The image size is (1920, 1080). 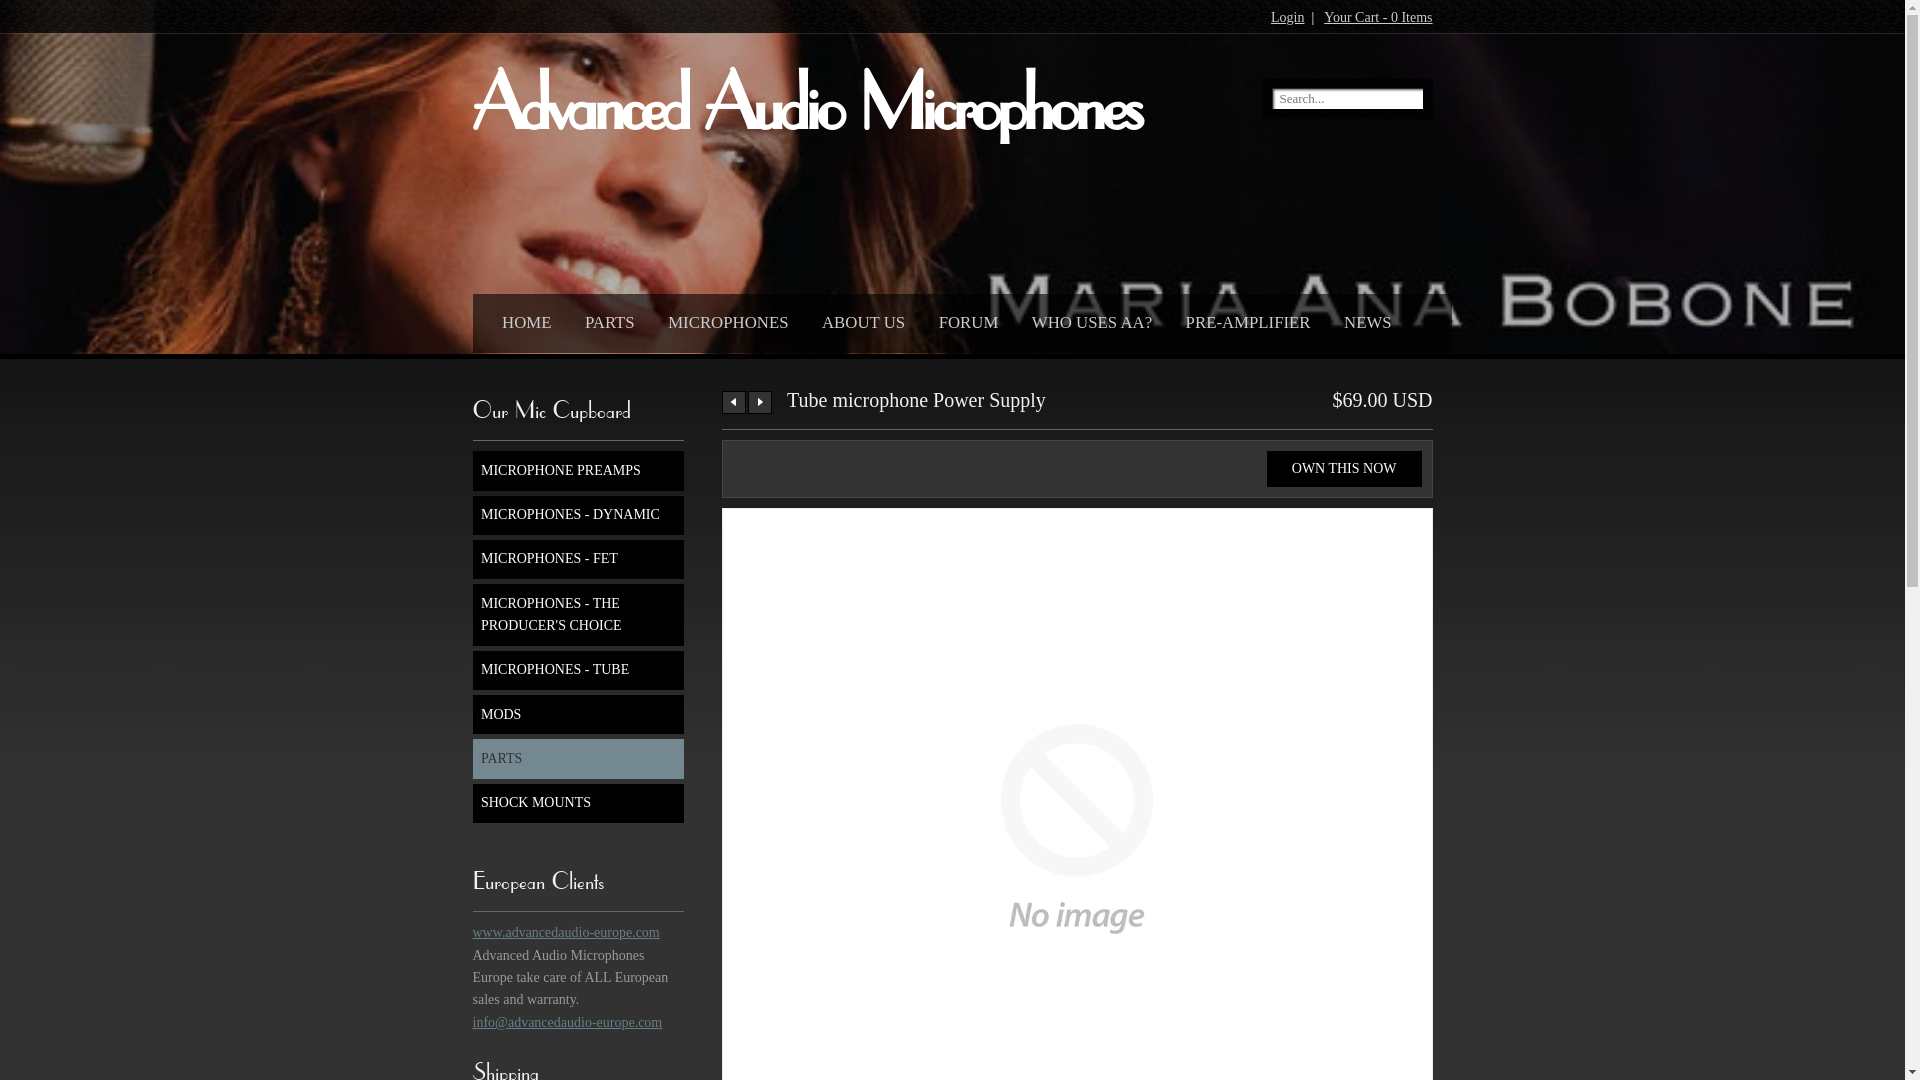 What do you see at coordinates (1085, 318) in the screenshot?
I see `'WHO USES AA?'` at bounding box center [1085, 318].